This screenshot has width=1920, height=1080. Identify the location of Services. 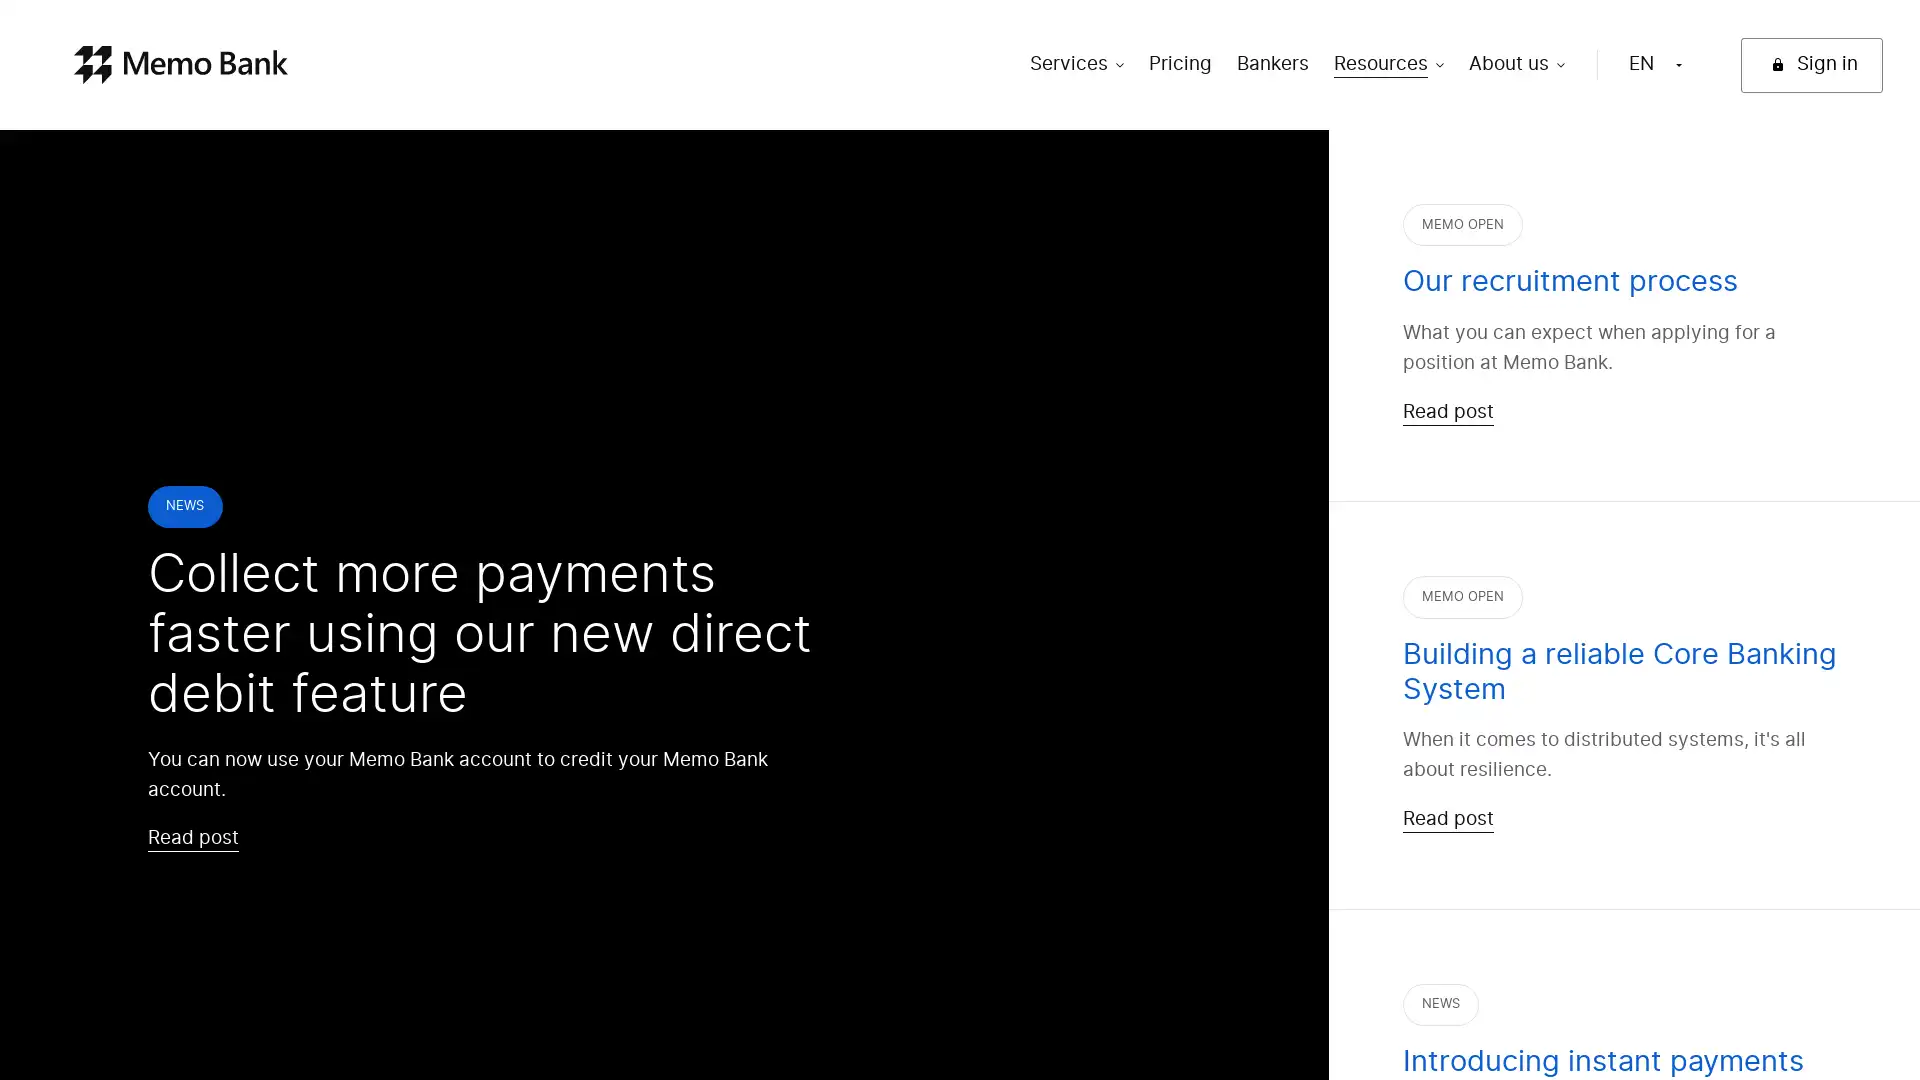
(1075, 64).